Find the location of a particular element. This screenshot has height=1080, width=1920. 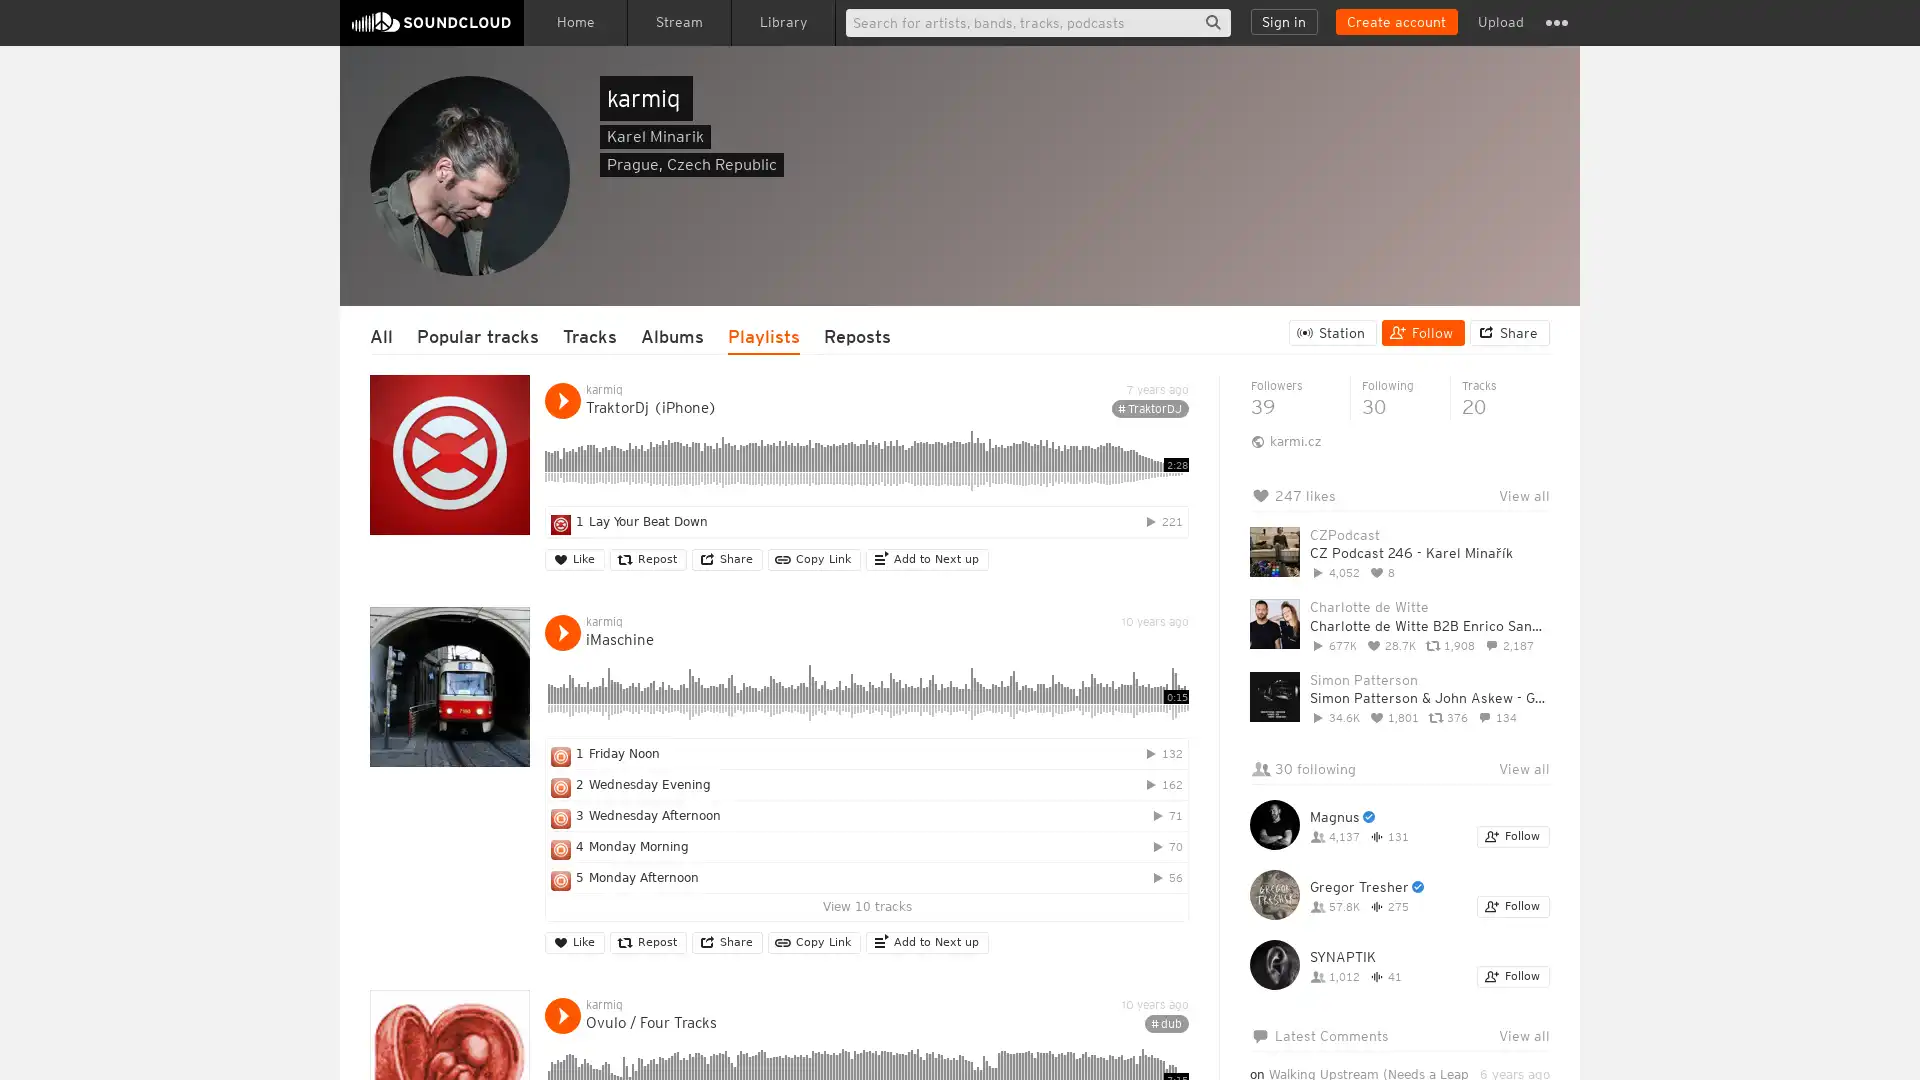

Play is located at coordinates (561, 1015).